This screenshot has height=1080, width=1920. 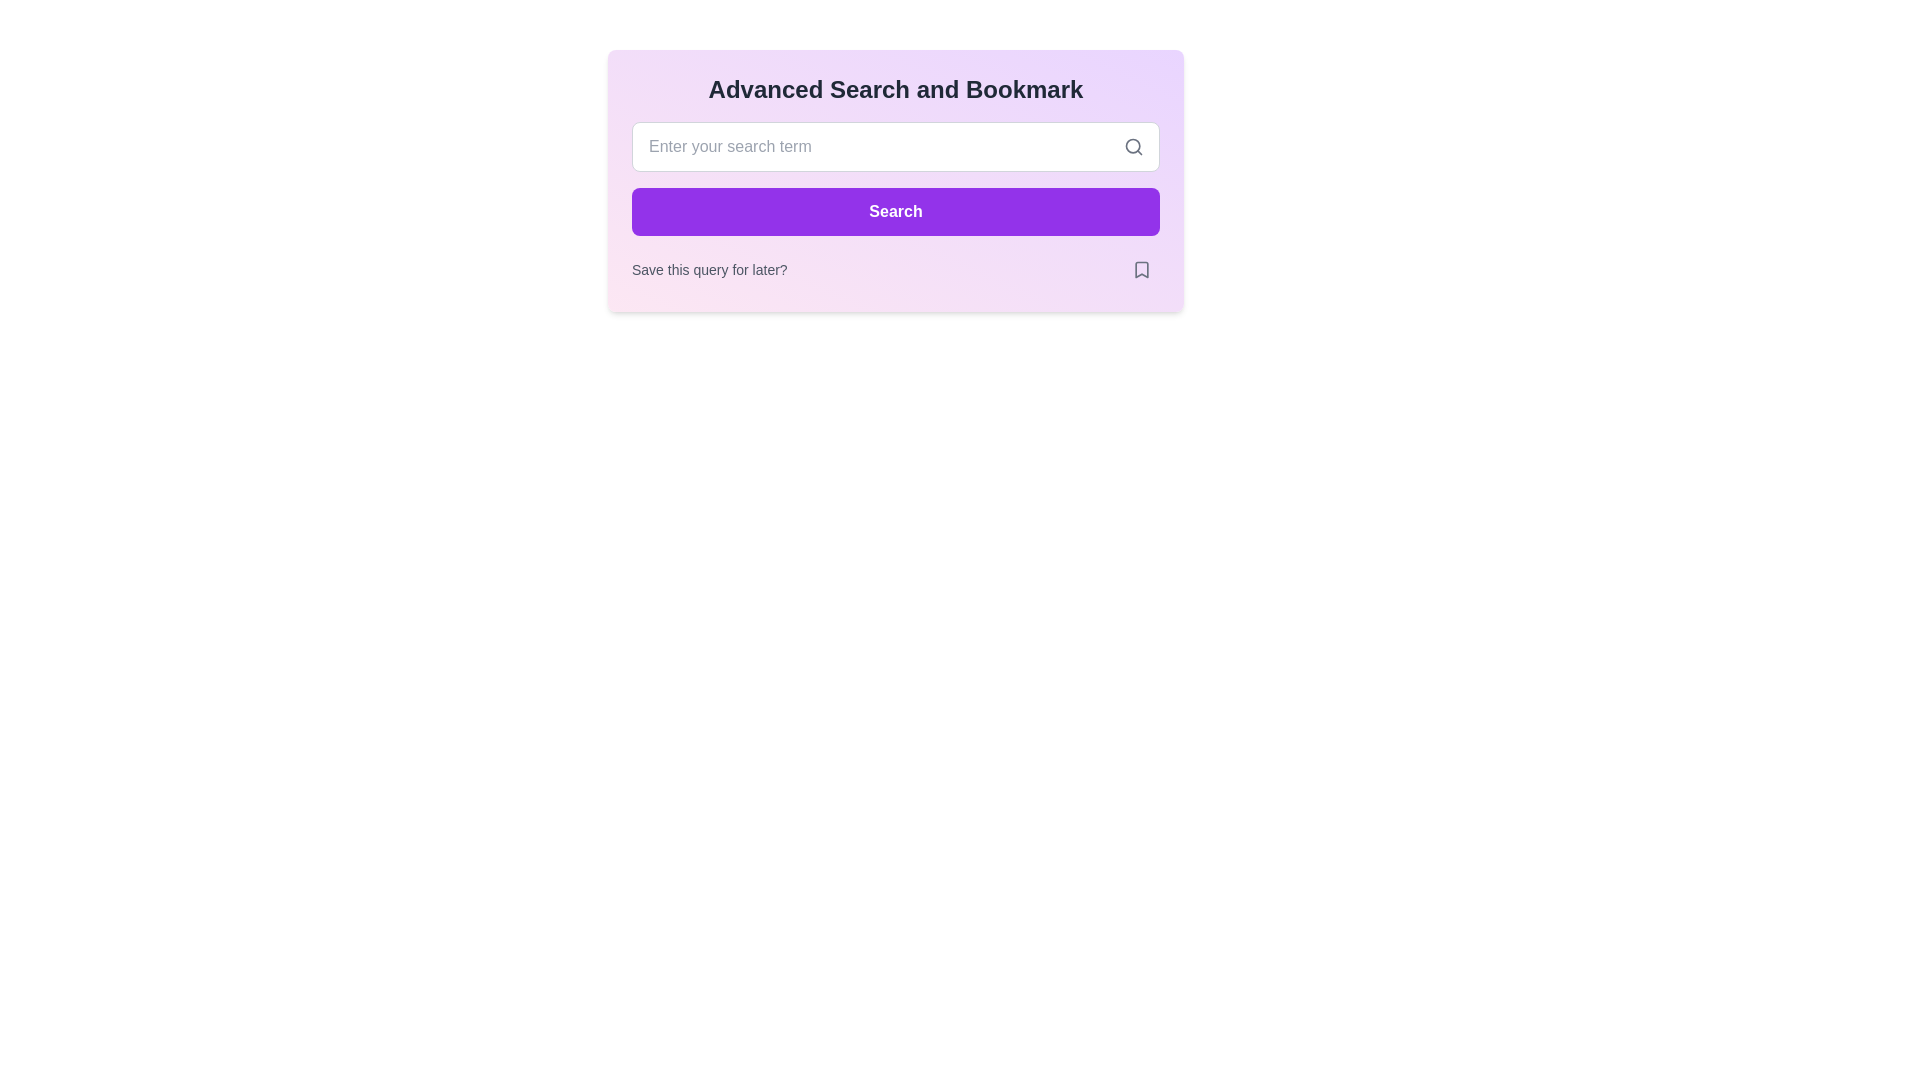 I want to click on the save button located on the far right side of the section containing the text 'Save this query for later?', so click(x=1142, y=270).